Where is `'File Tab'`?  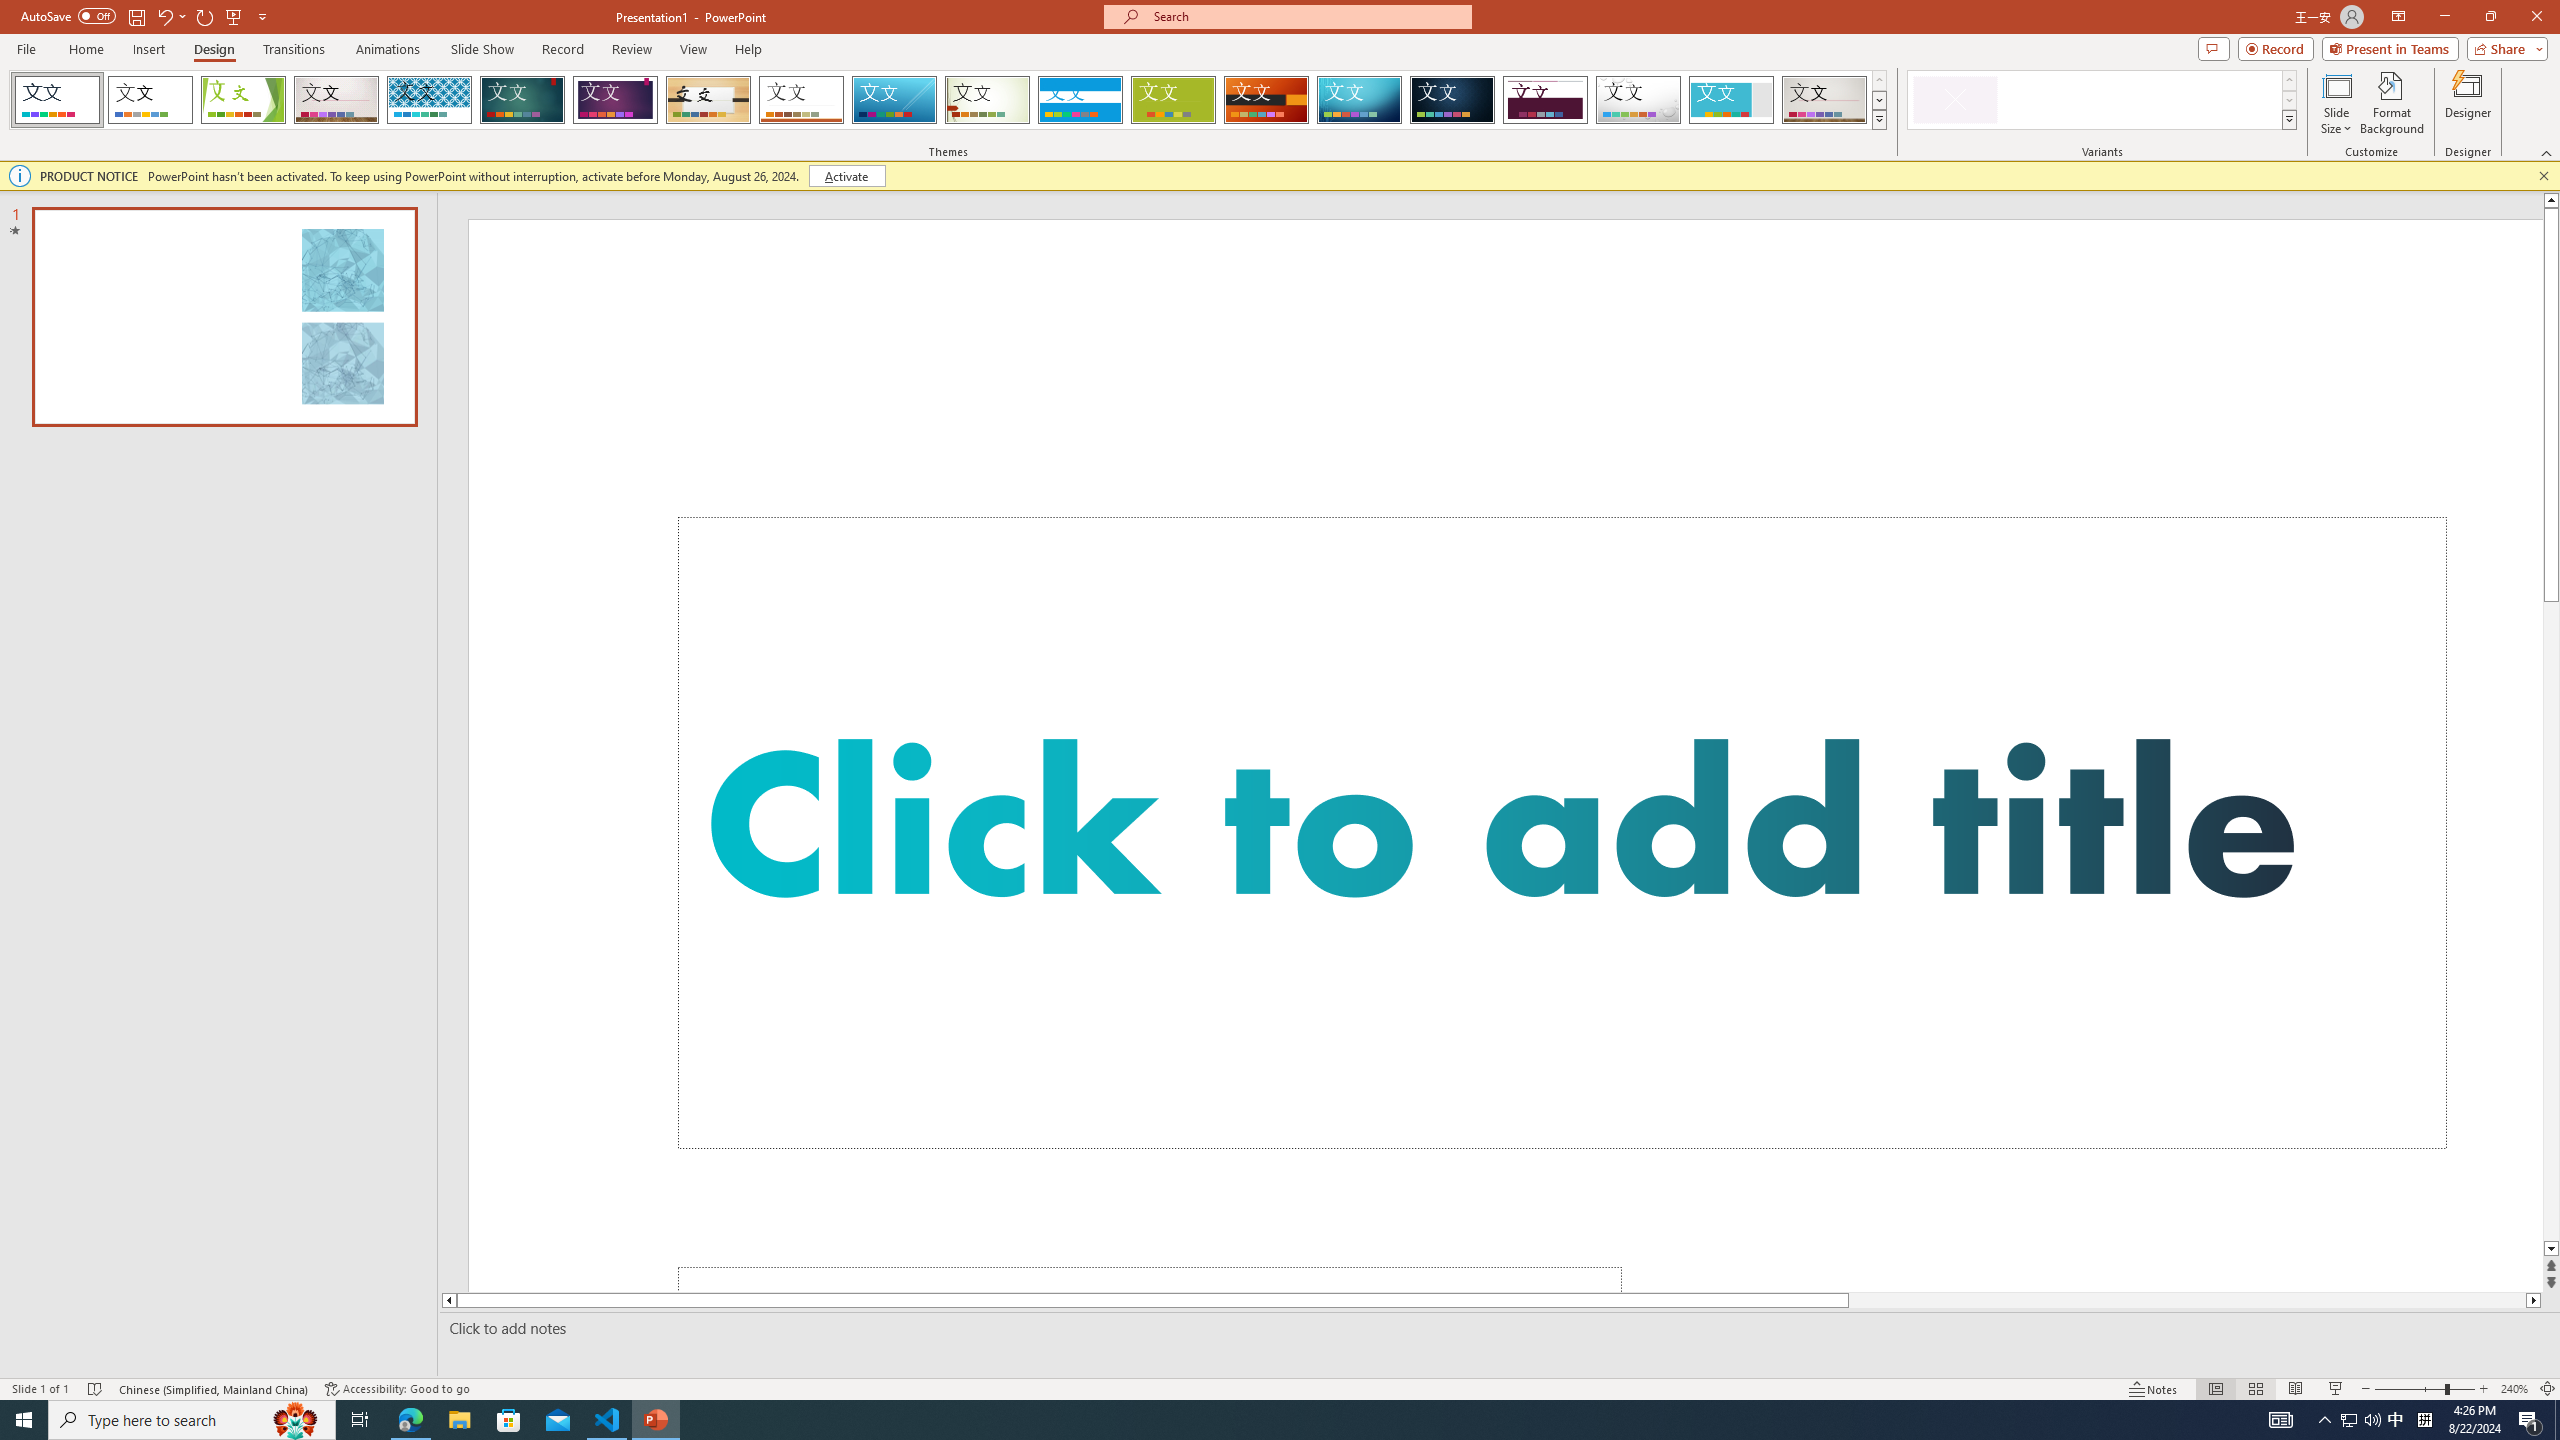 'File Tab' is located at coordinates (25, 47).